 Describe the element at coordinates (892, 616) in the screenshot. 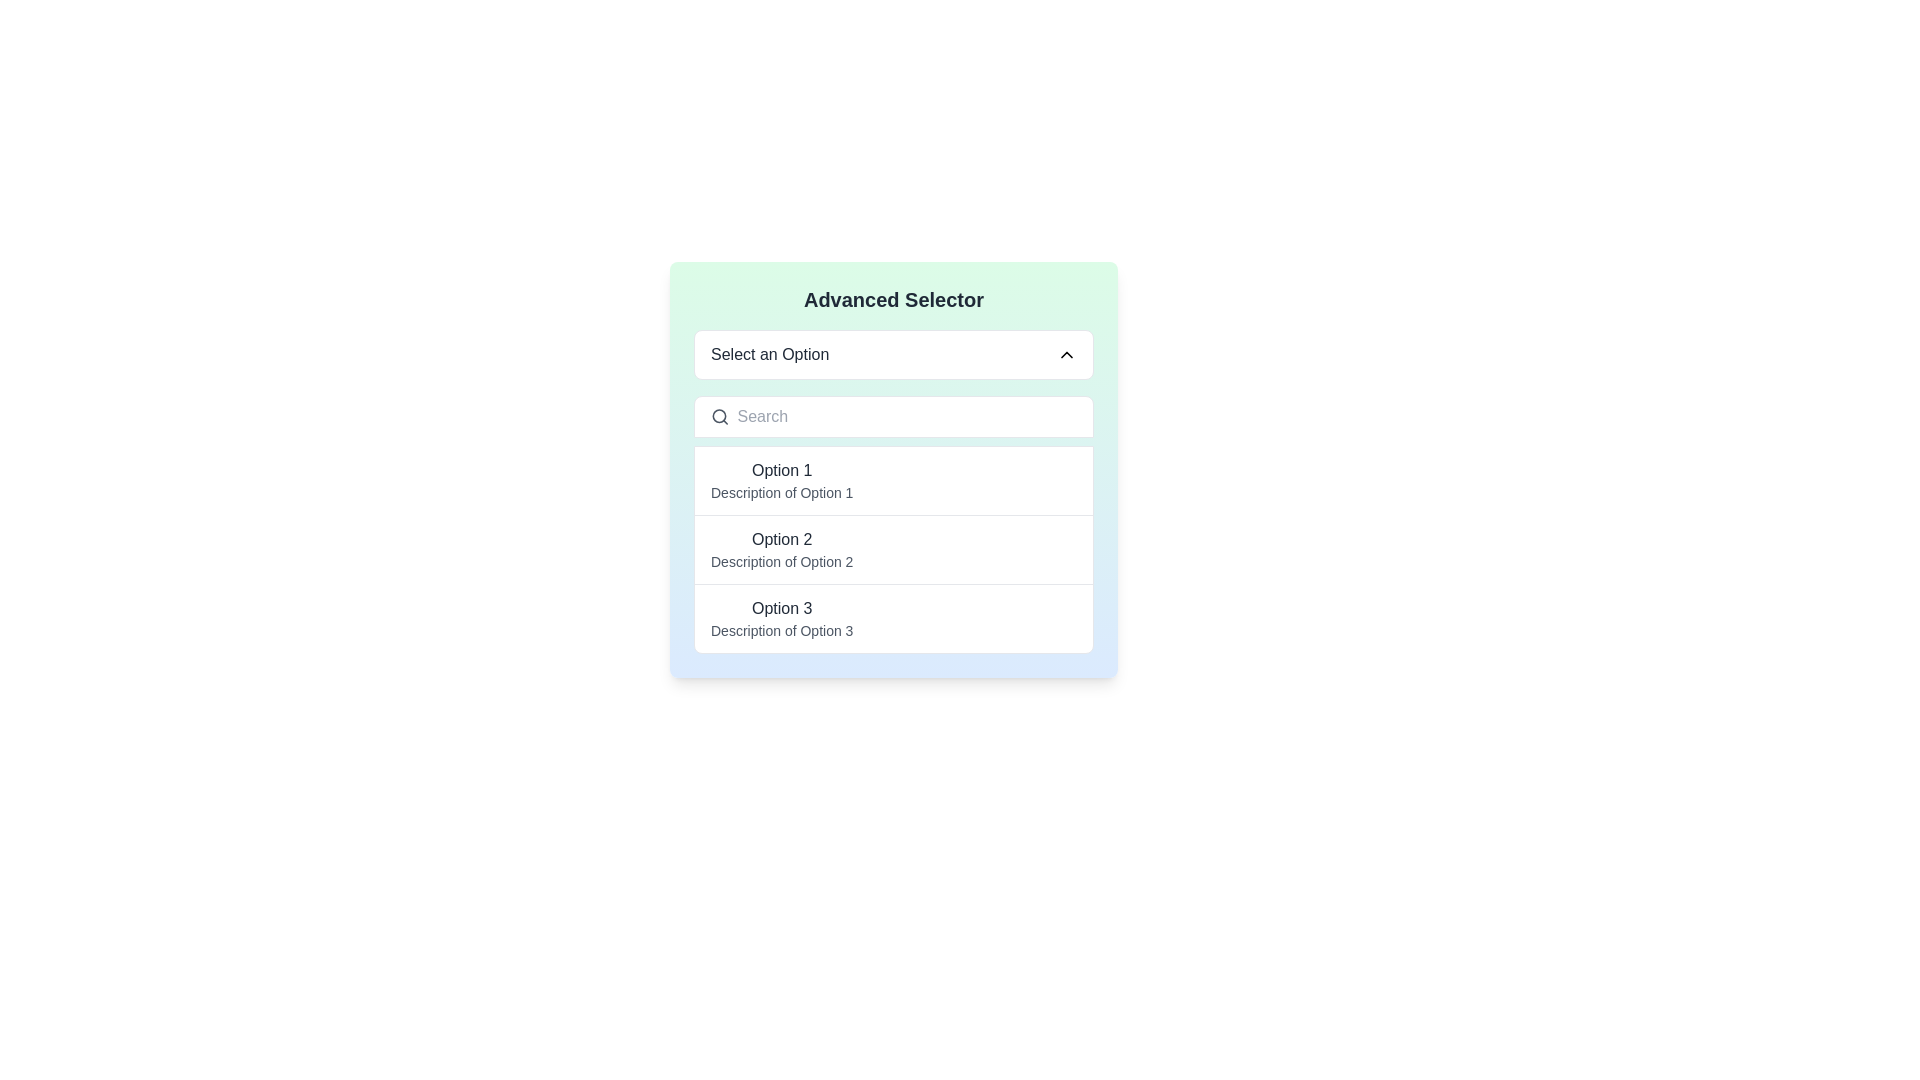

I see `the third item in the vertically stacked selection list` at that location.